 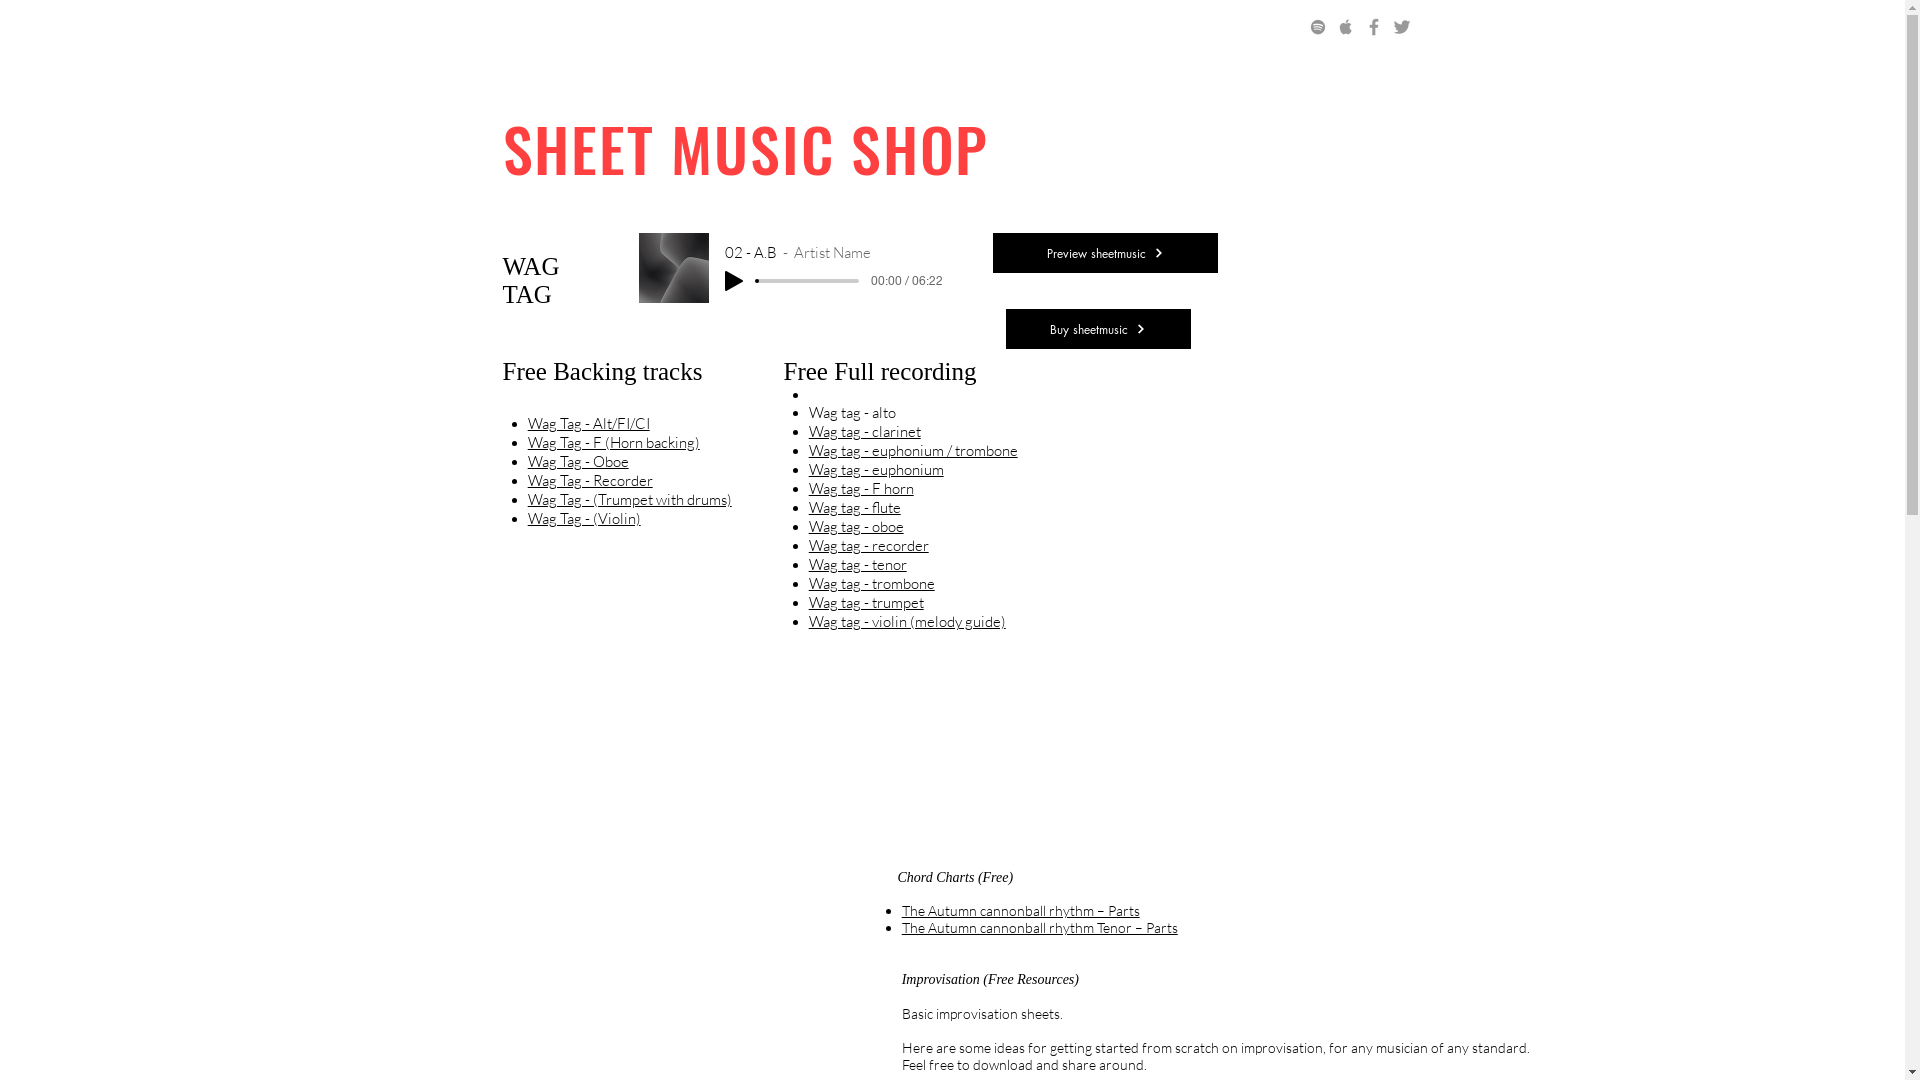 What do you see at coordinates (511, 29) in the screenshot?
I see `'HOME'` at bounding box center [511, 29].